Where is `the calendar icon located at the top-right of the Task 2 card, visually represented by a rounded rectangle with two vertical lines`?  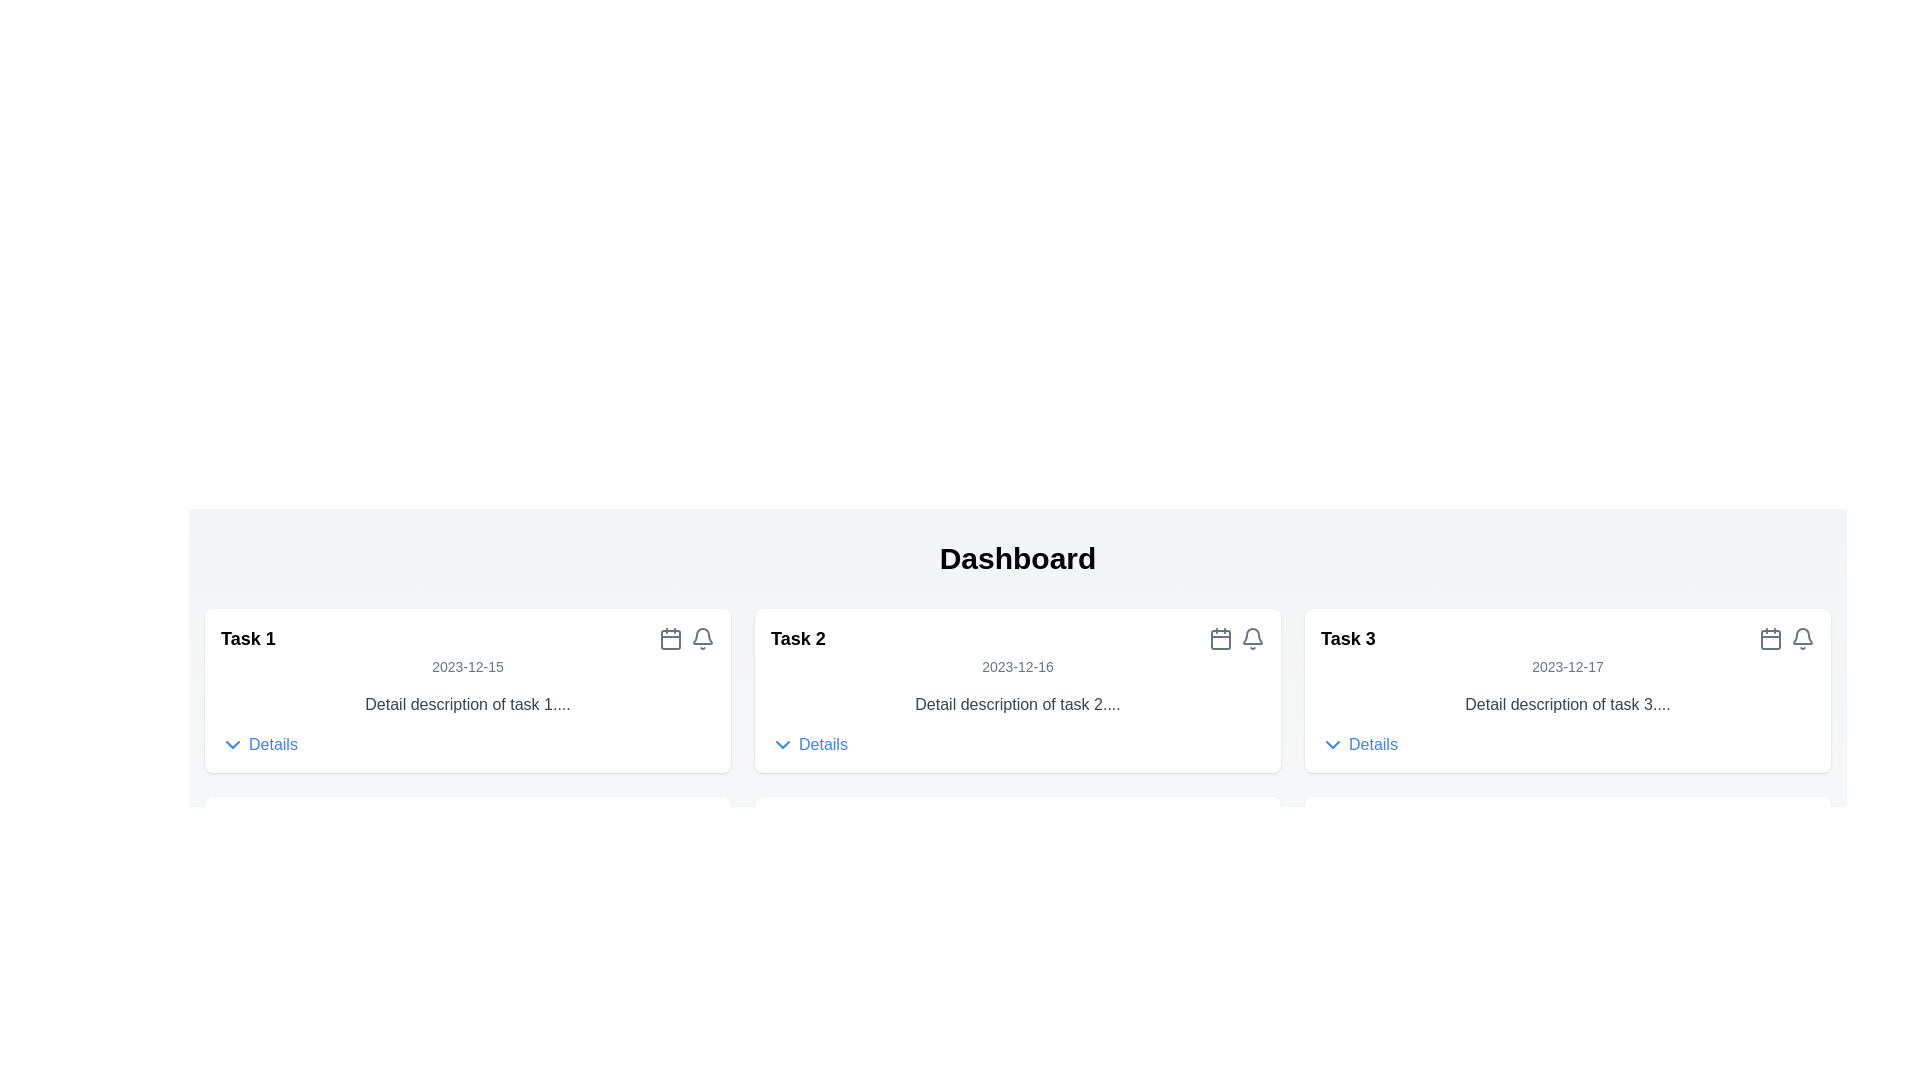 the calendar icon located at the top-right of the Task 2 card, visually represented by a rounded rectangle with two vertical lines is located at coordinates (1219, 640).